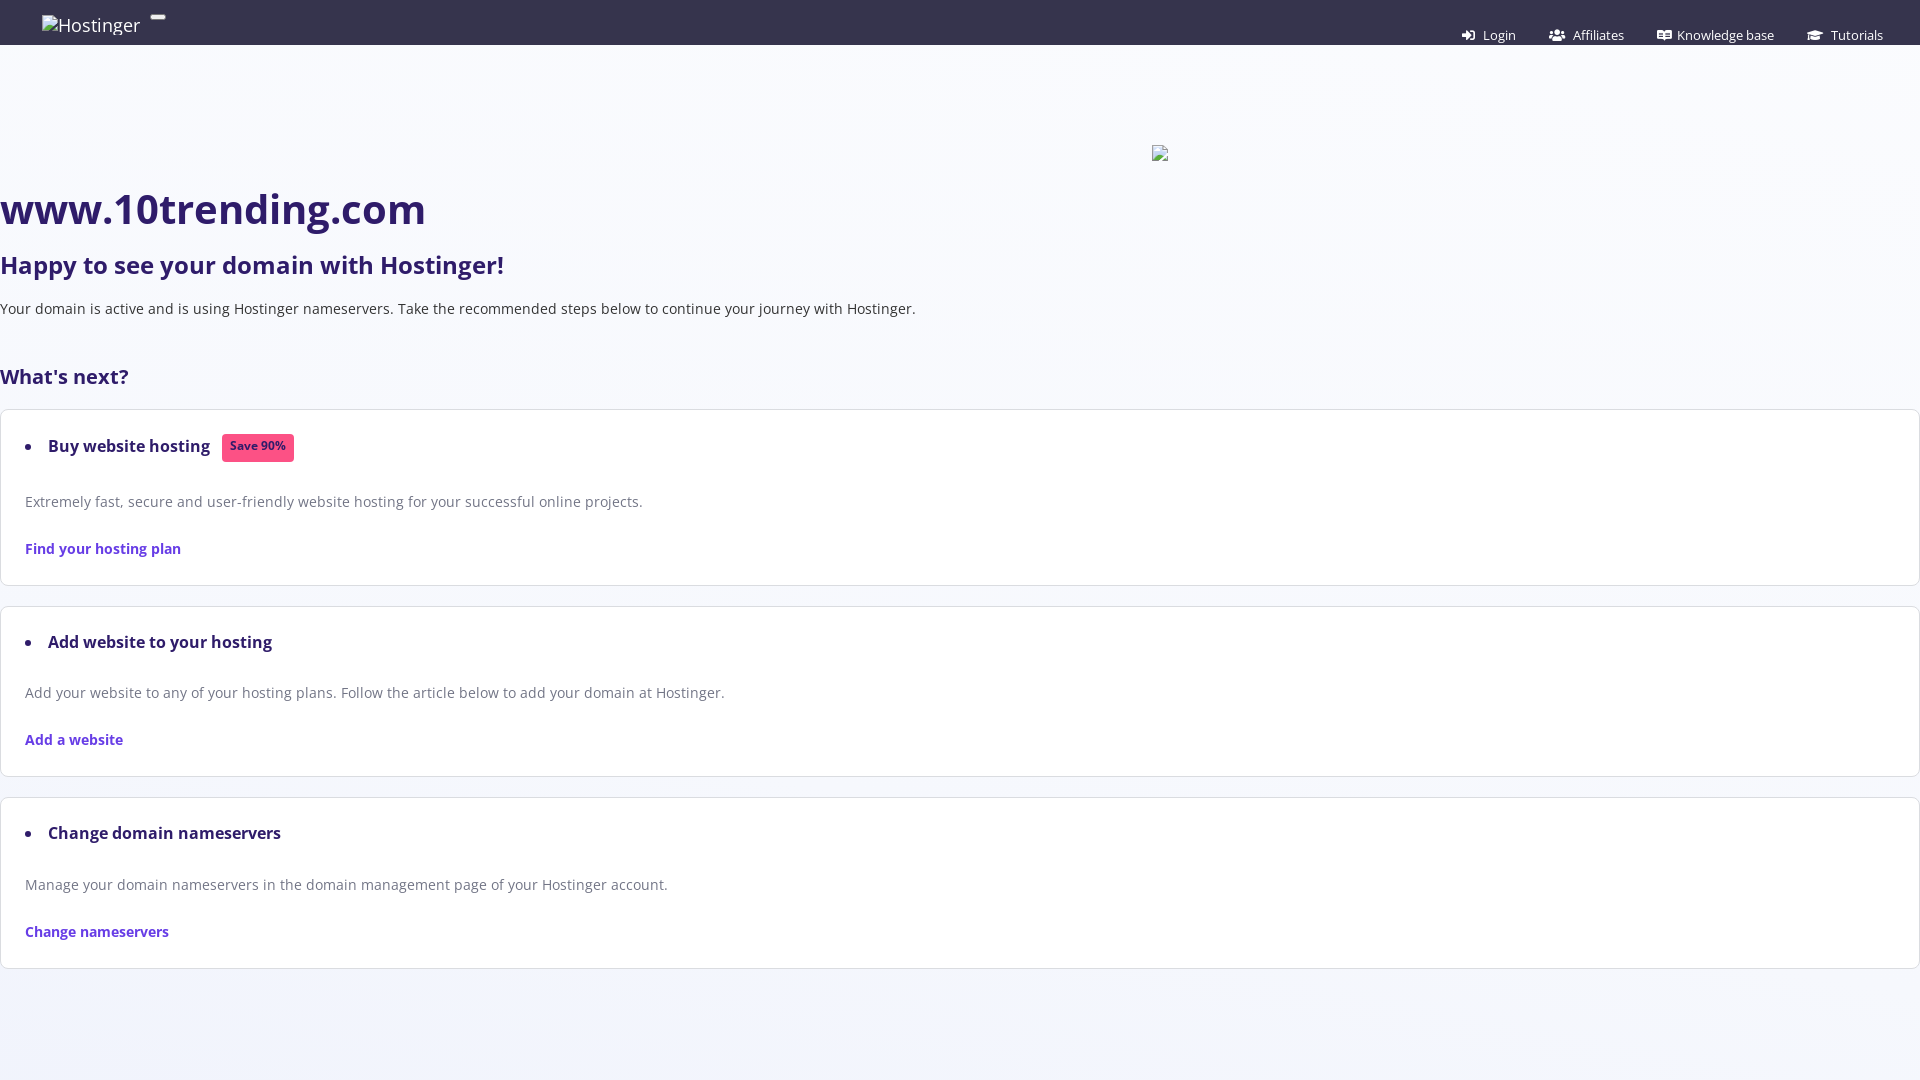 The image size is (1920, 1080). I want to click on 'Affiliates', so click(1543, 34).